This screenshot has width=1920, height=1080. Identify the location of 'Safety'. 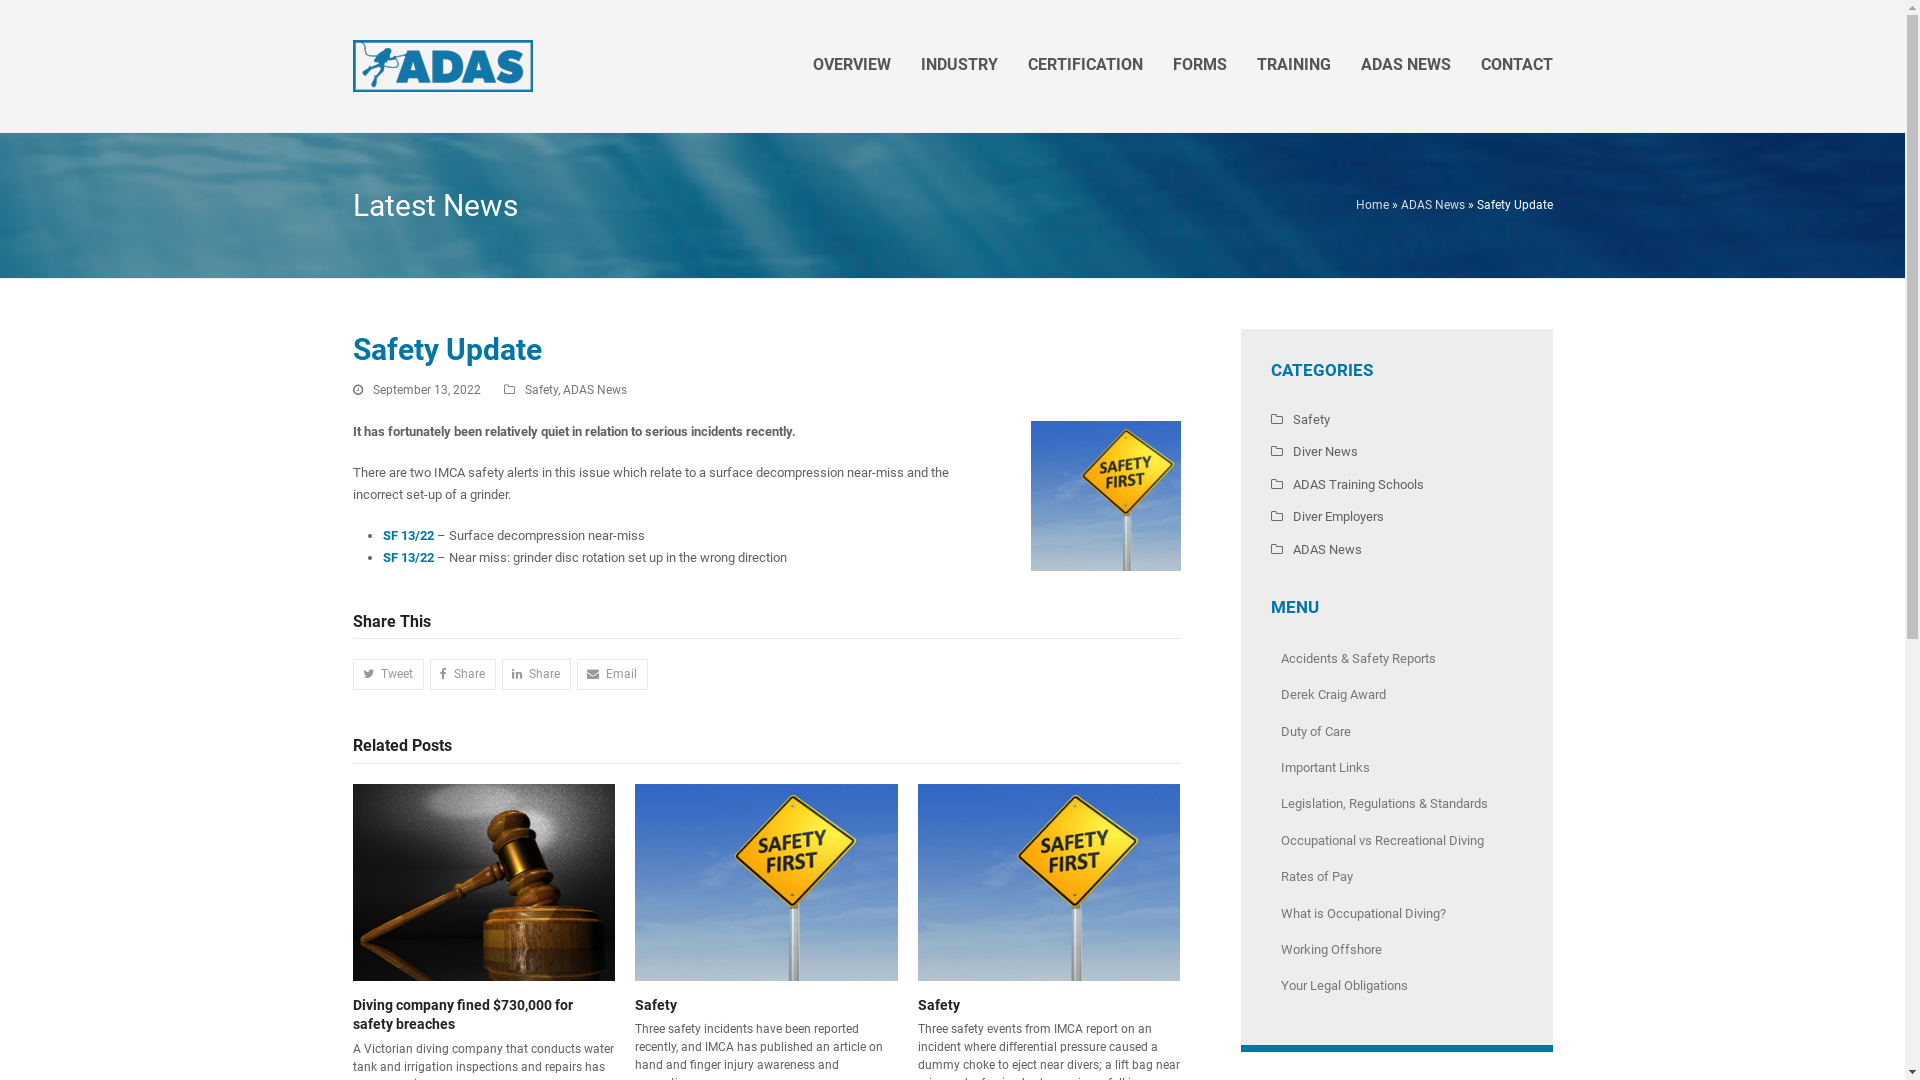
(1048, 880).